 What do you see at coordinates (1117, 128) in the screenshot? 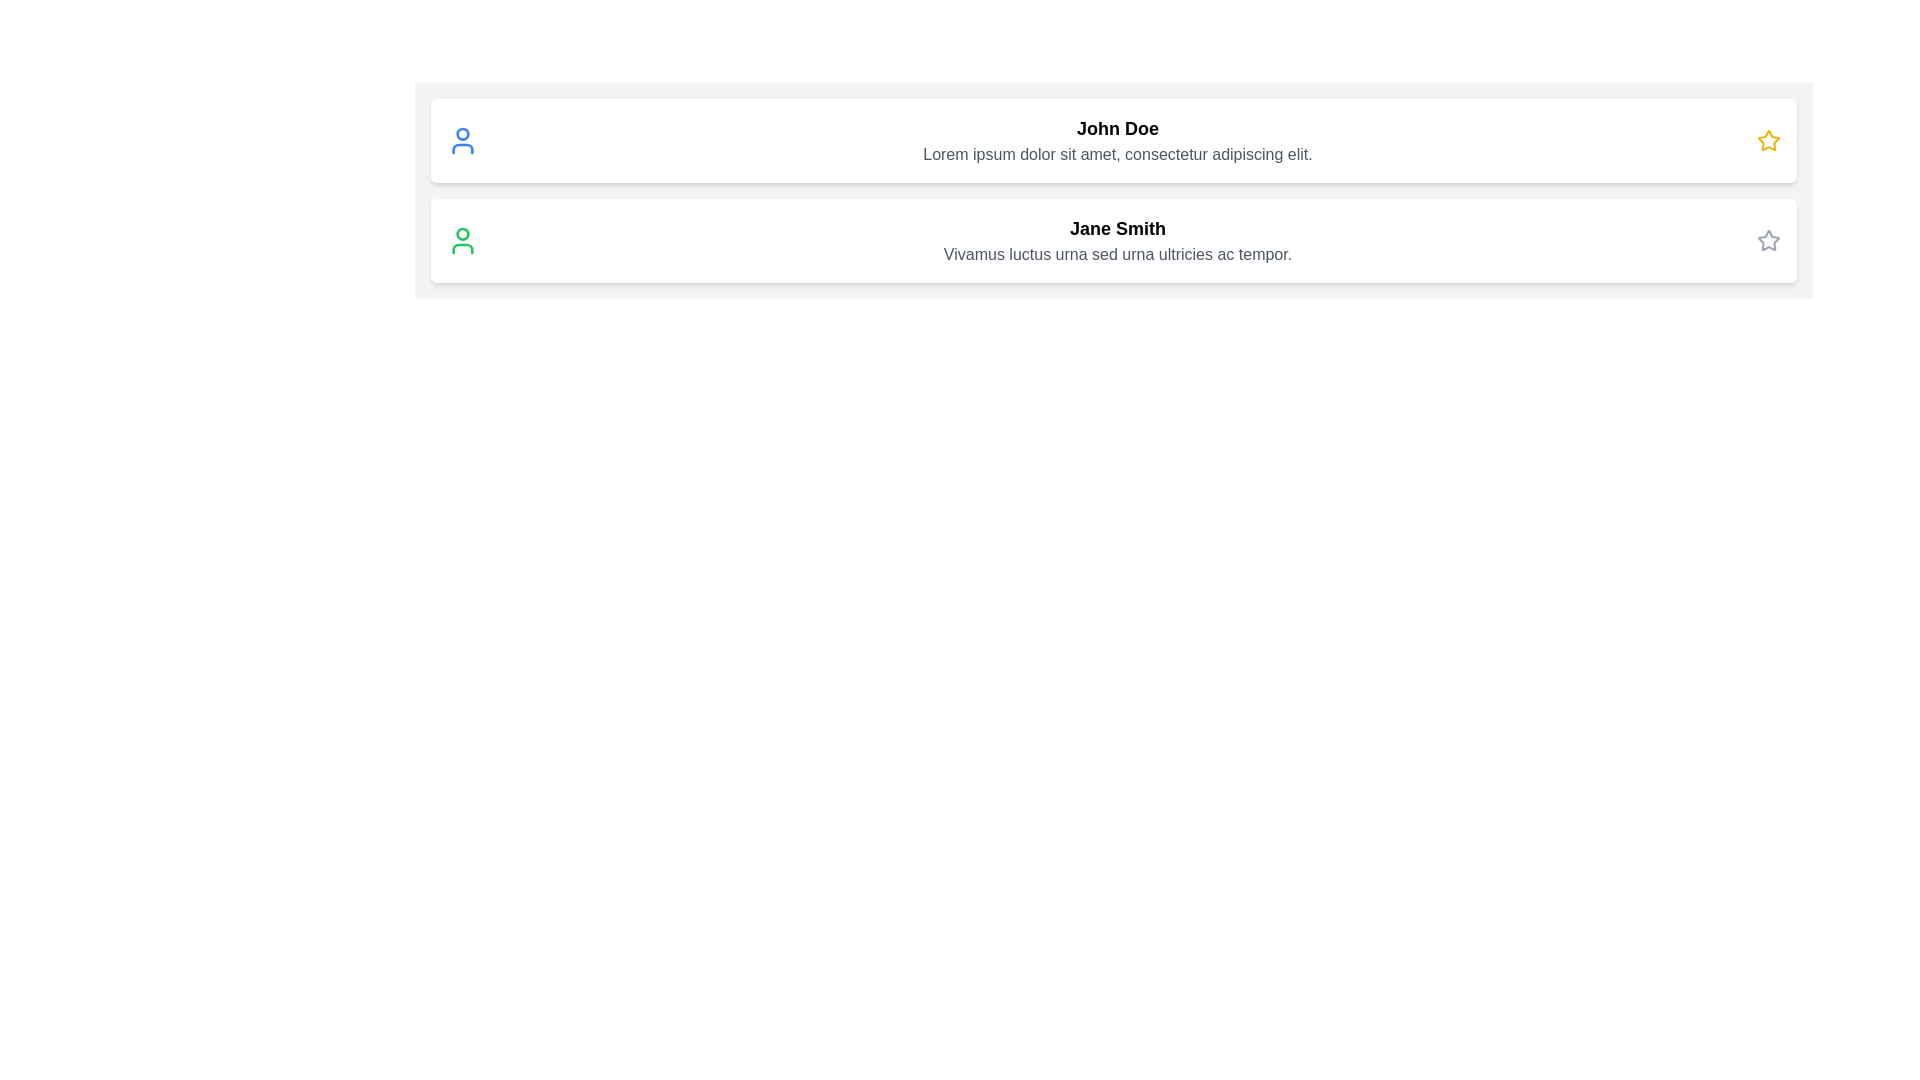
I see `the Text Label displaying the name 'John Doe', which is located in the upper region of the visible card above the descriptive text block` at bounding box center [1117, 128].